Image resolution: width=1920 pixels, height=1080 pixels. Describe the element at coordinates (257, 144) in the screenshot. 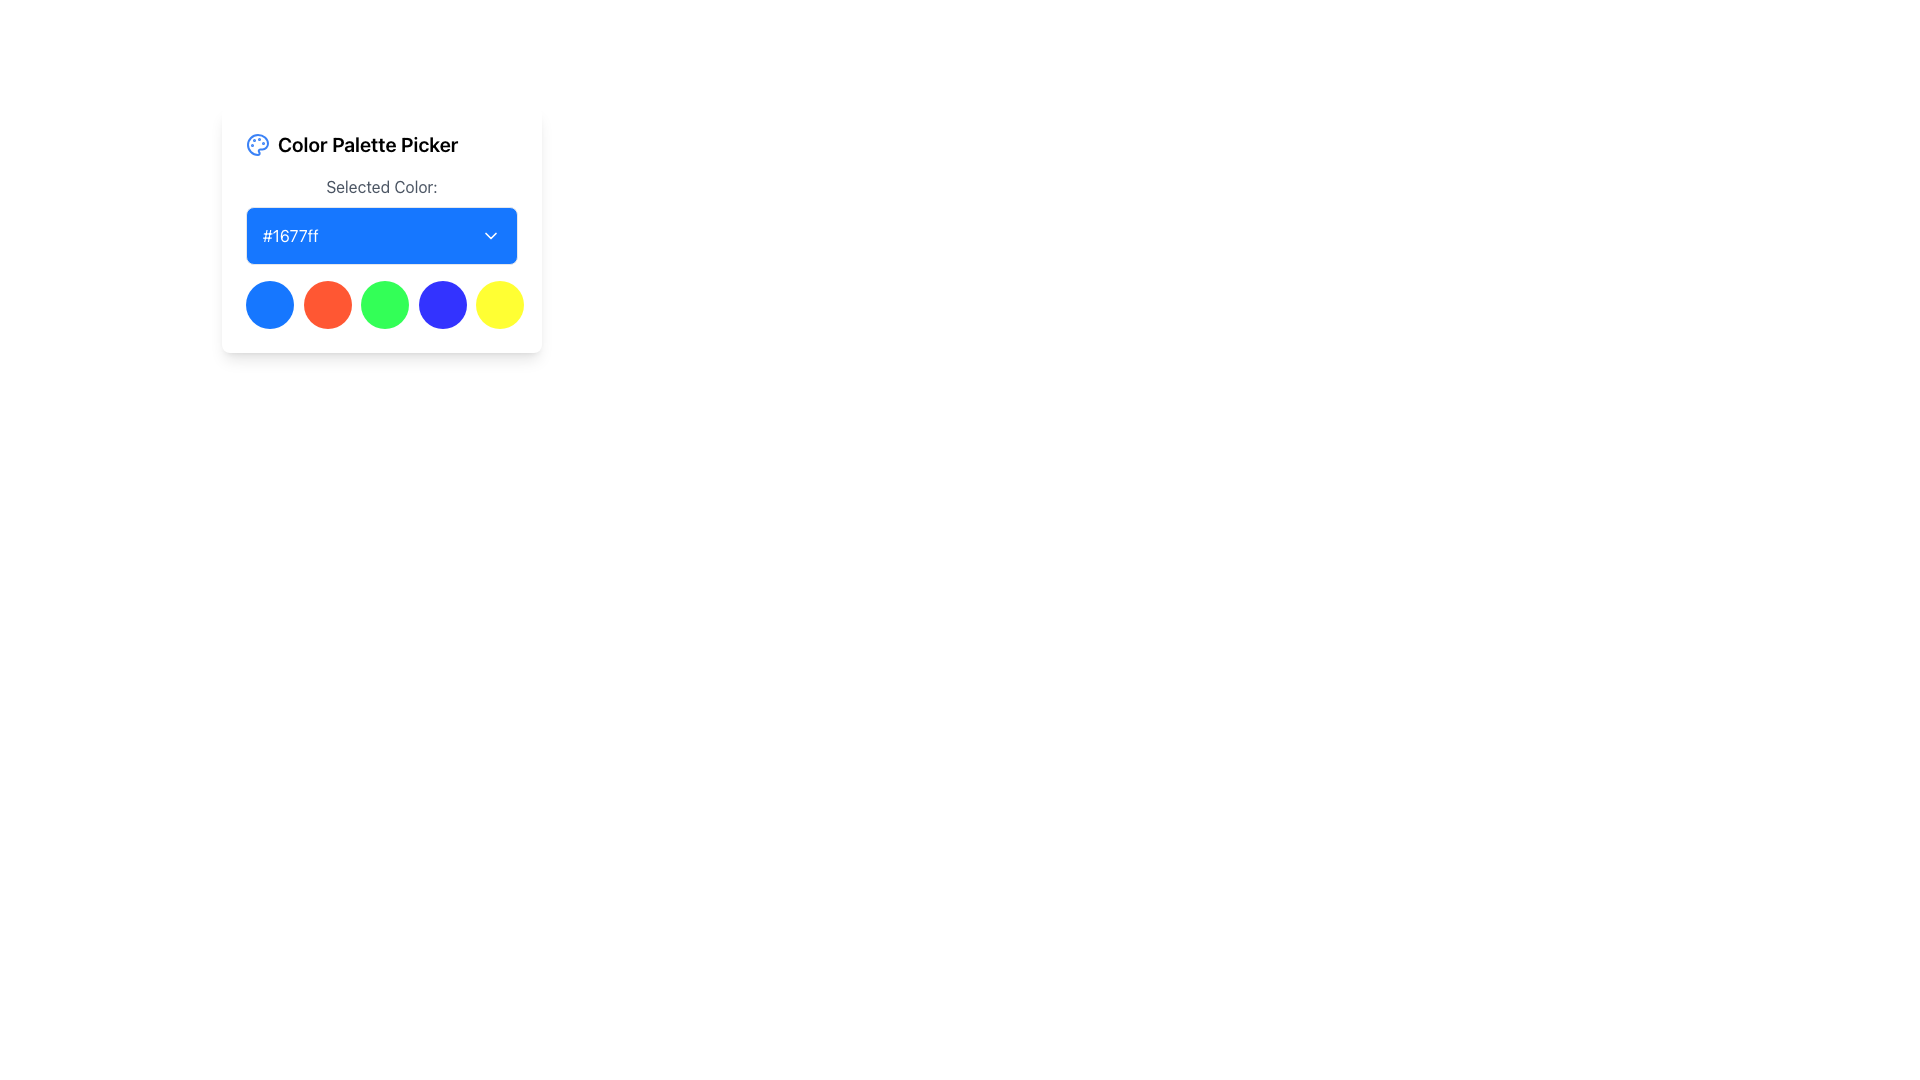

I see `the static icon resembling a palette, which has a blue-colored outline and embedded circles indicating paint colors, positioned to the left of the 'Color Palette Picker' label` at that location.